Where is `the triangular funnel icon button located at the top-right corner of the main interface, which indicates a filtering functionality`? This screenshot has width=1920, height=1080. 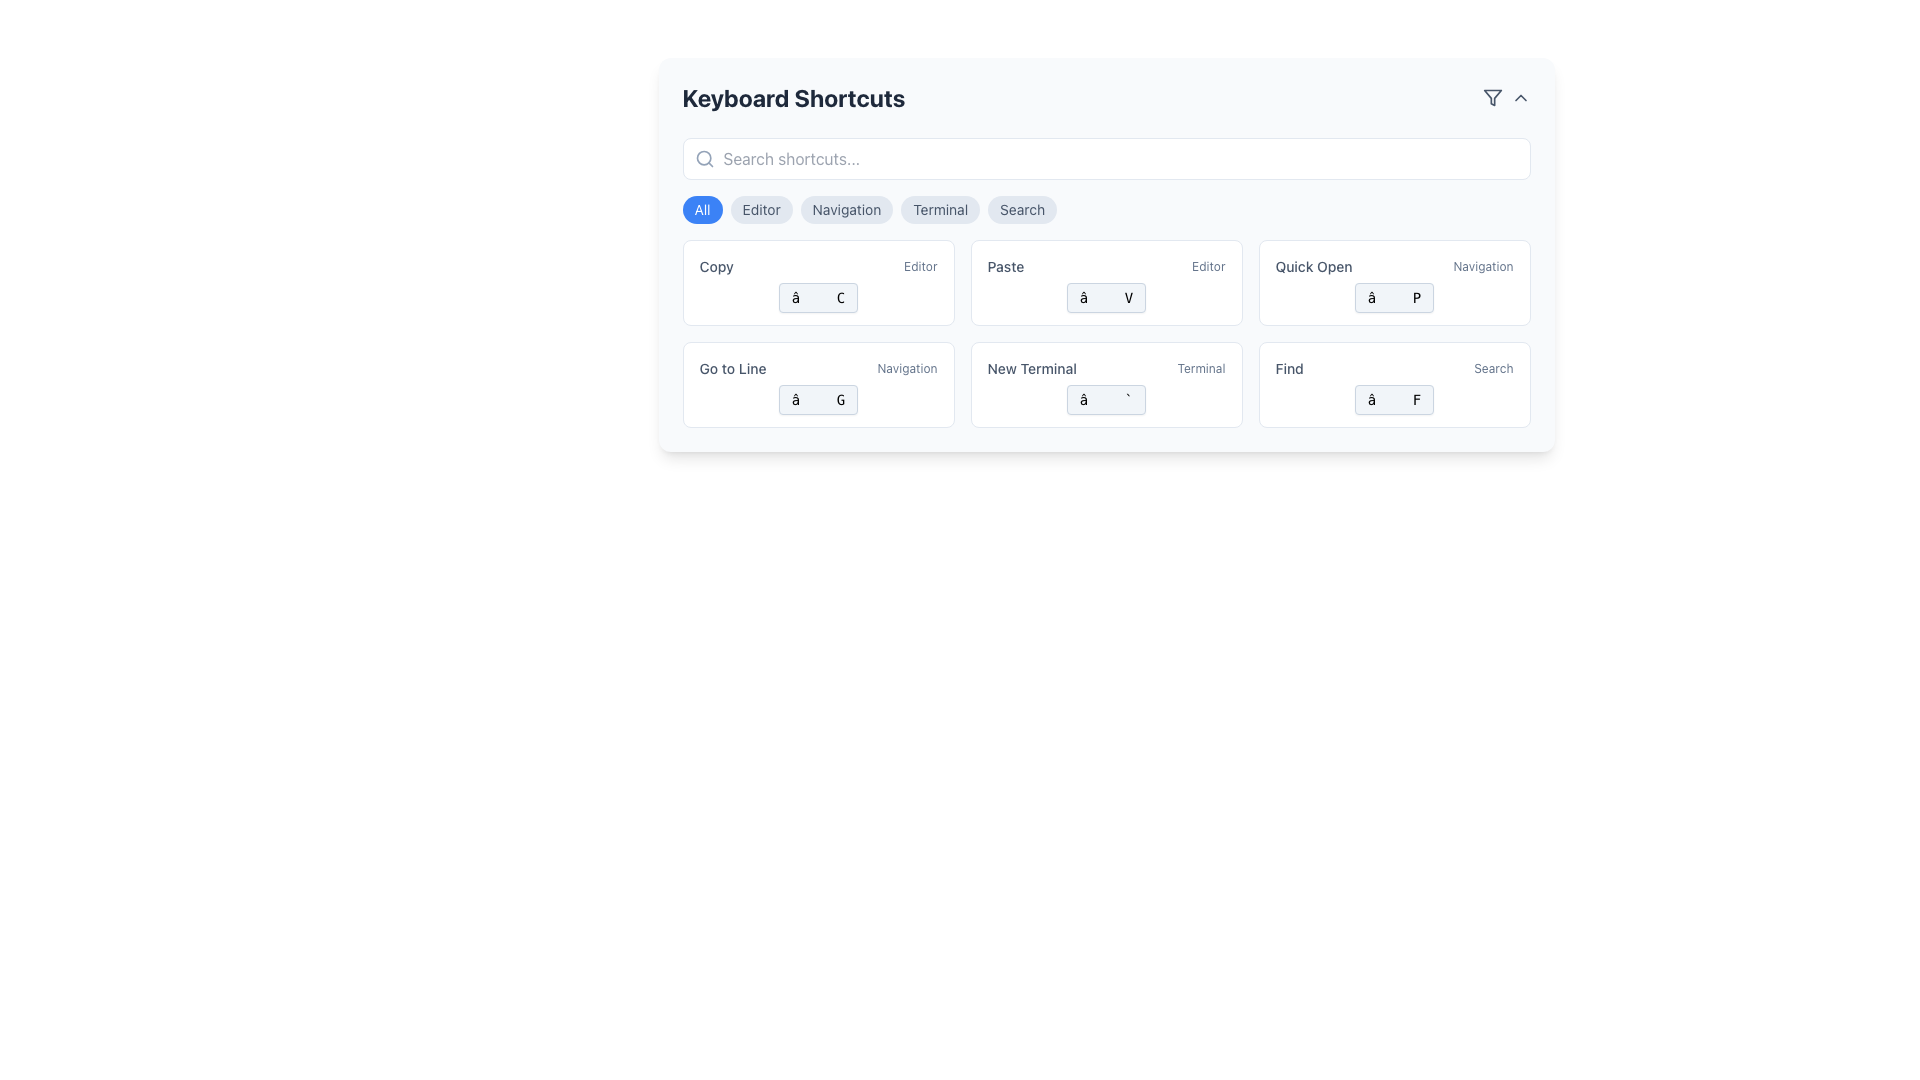 the triangular funnel icon button located at the top-right corner of the main interface, which indicates a filtering functionality is located at coordinates (1492, 97).